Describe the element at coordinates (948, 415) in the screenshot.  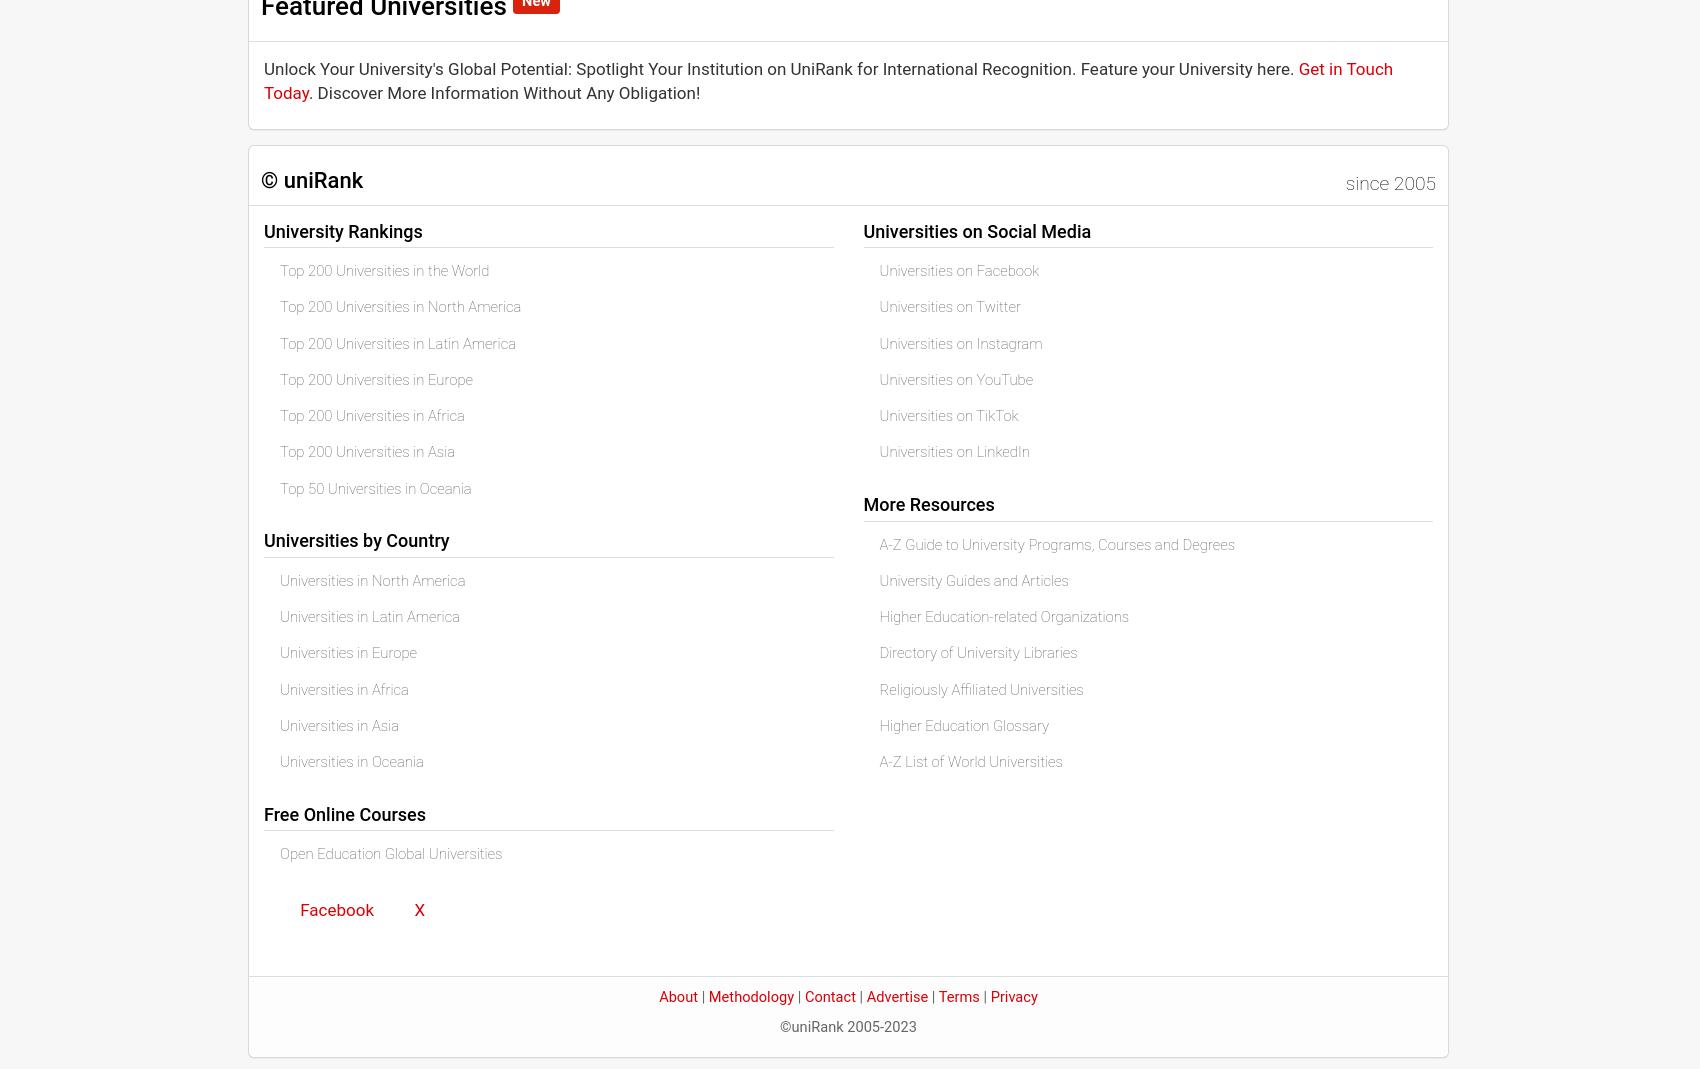
I see `'Universities on TikTok'` at that location.